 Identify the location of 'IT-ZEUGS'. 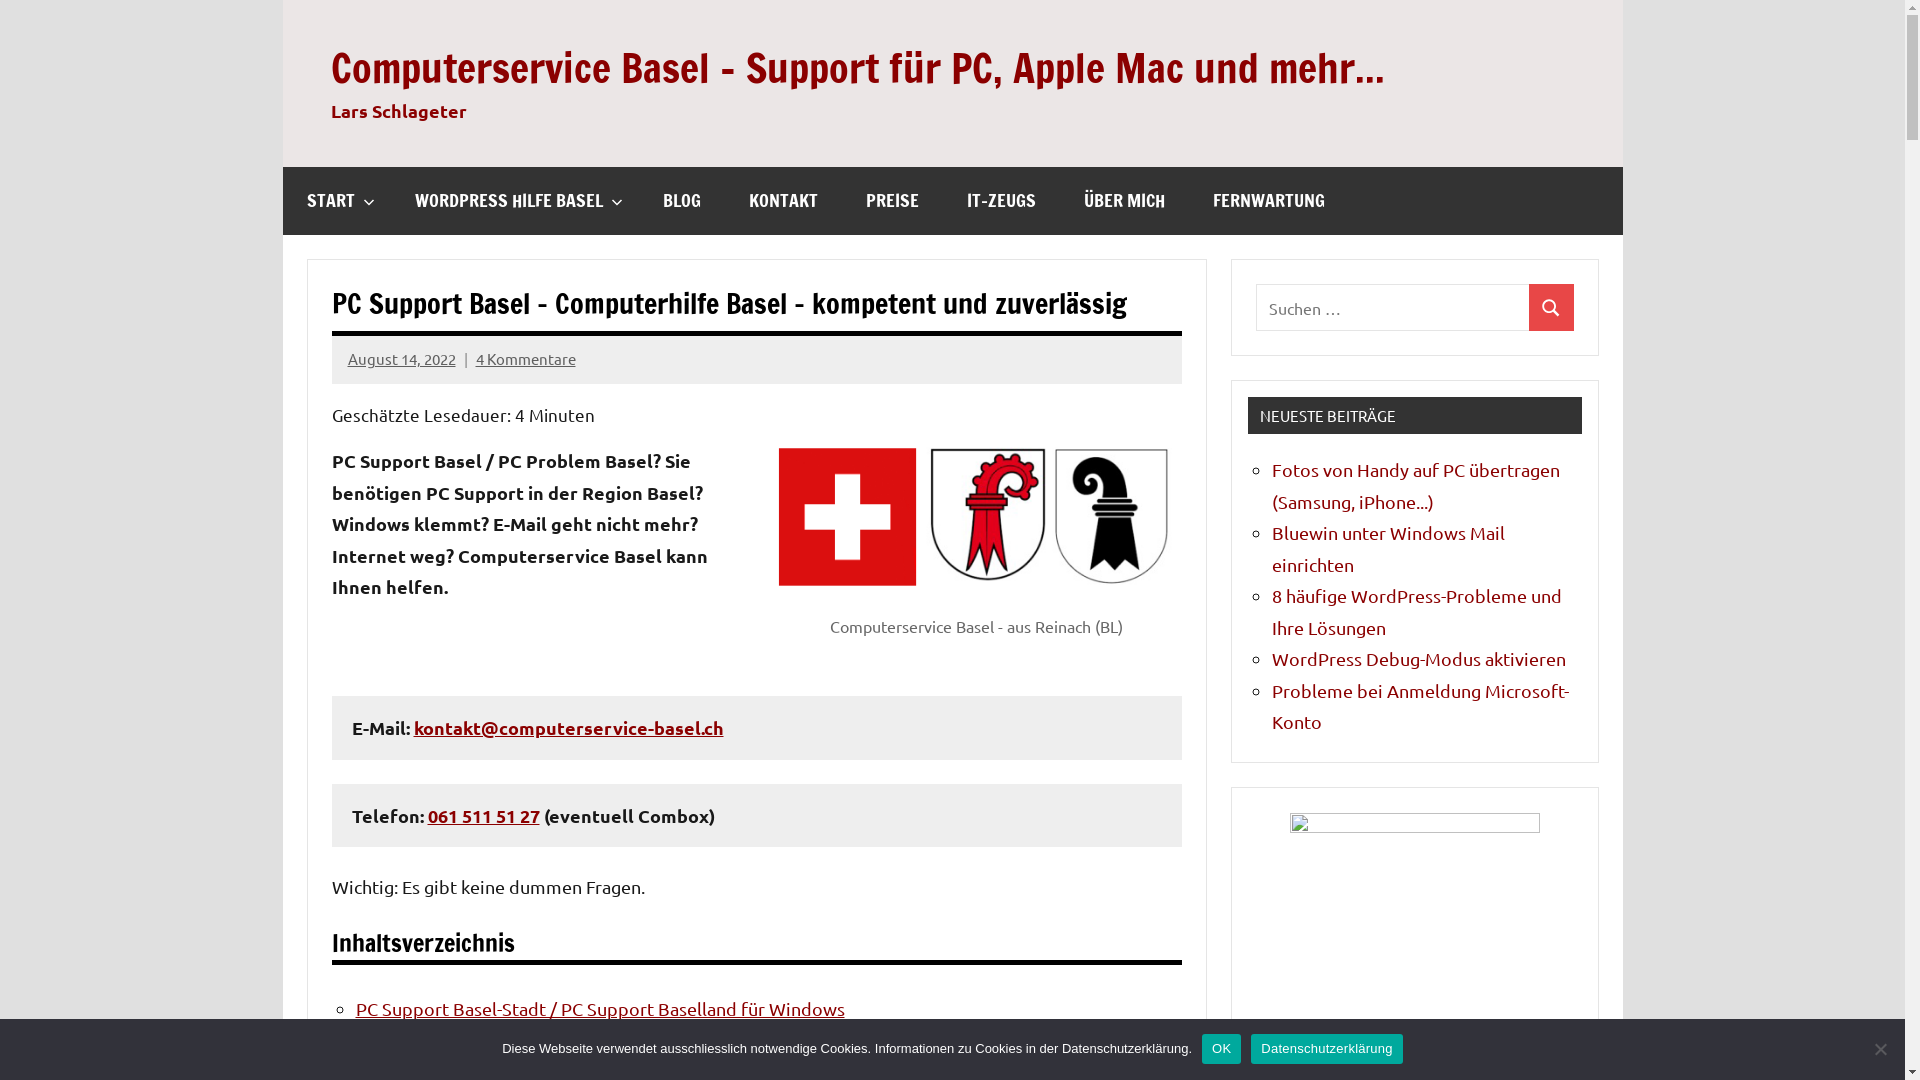
(1000, 200).